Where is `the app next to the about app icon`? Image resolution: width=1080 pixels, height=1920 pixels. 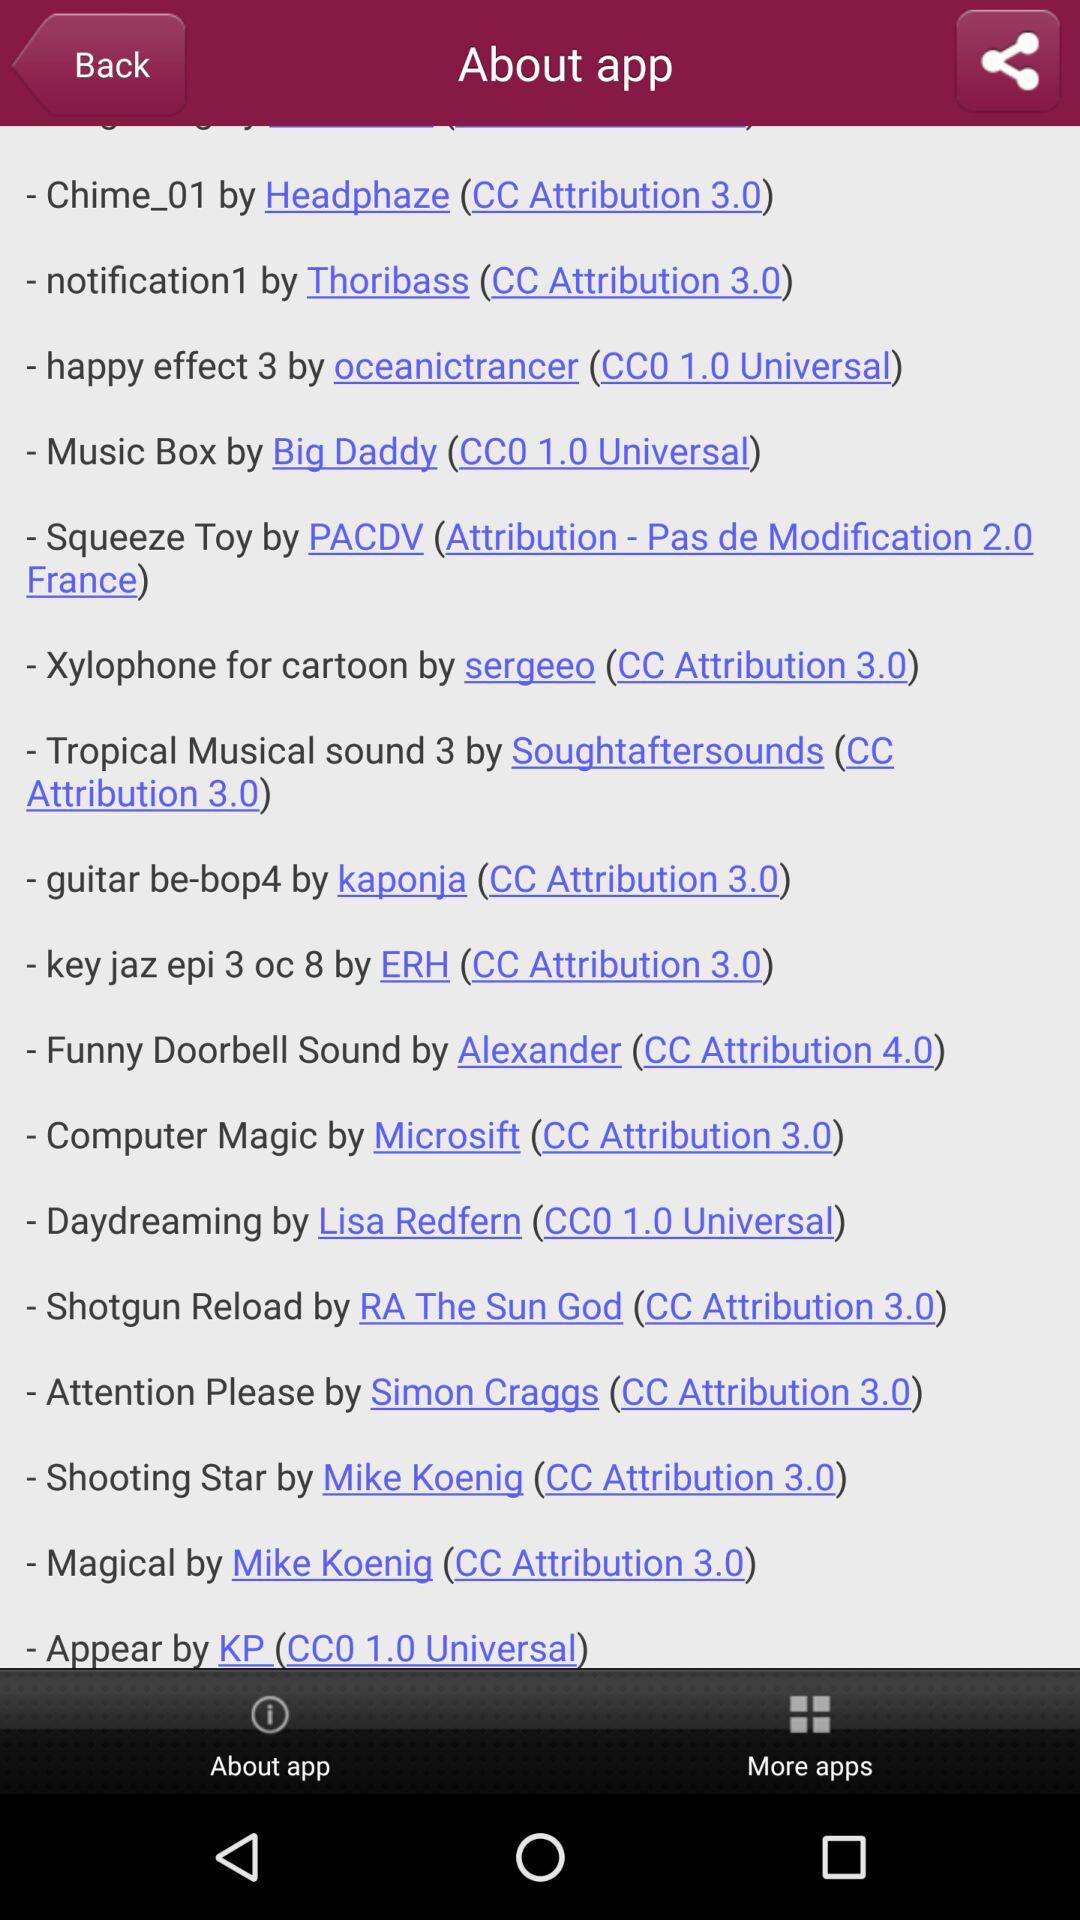
the app next to the about app icon is located at coordinates (97, 66).